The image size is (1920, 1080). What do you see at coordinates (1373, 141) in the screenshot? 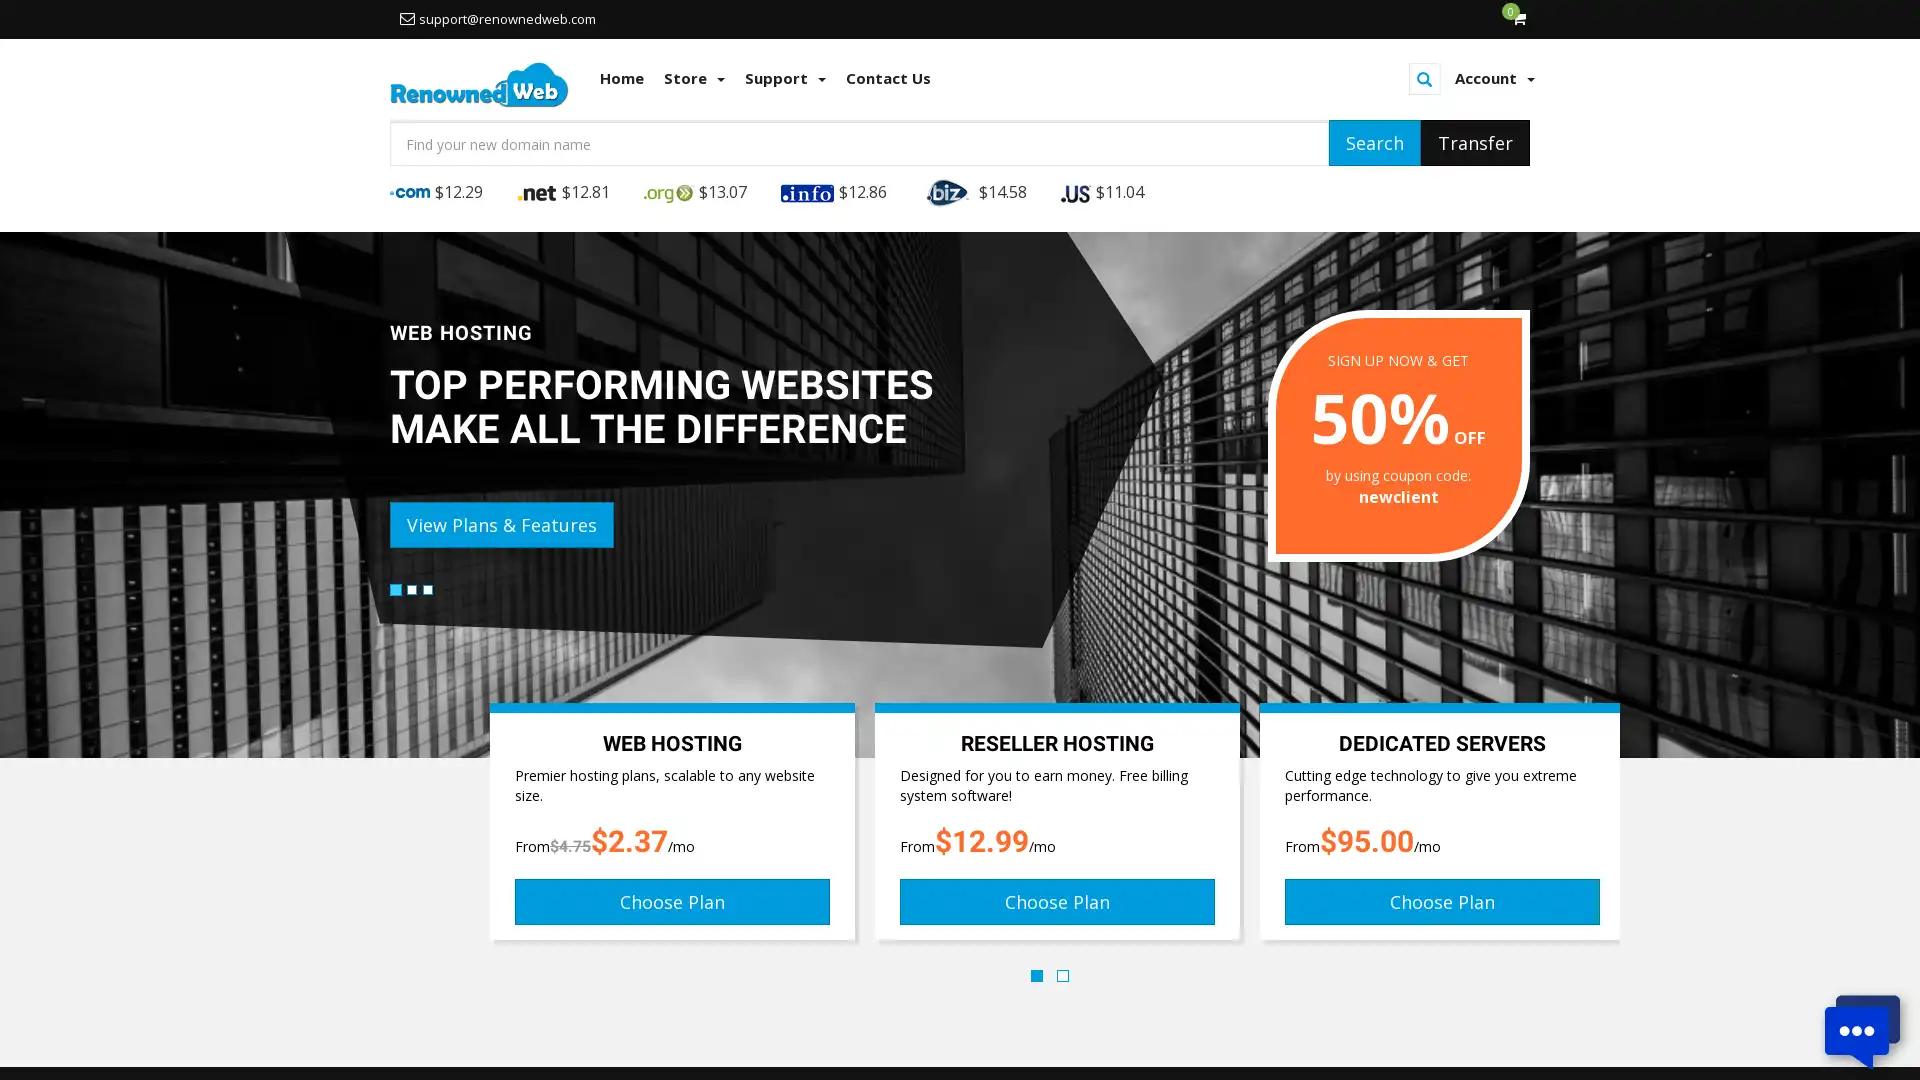
I see `Search` at bounding box center [1373, 141].